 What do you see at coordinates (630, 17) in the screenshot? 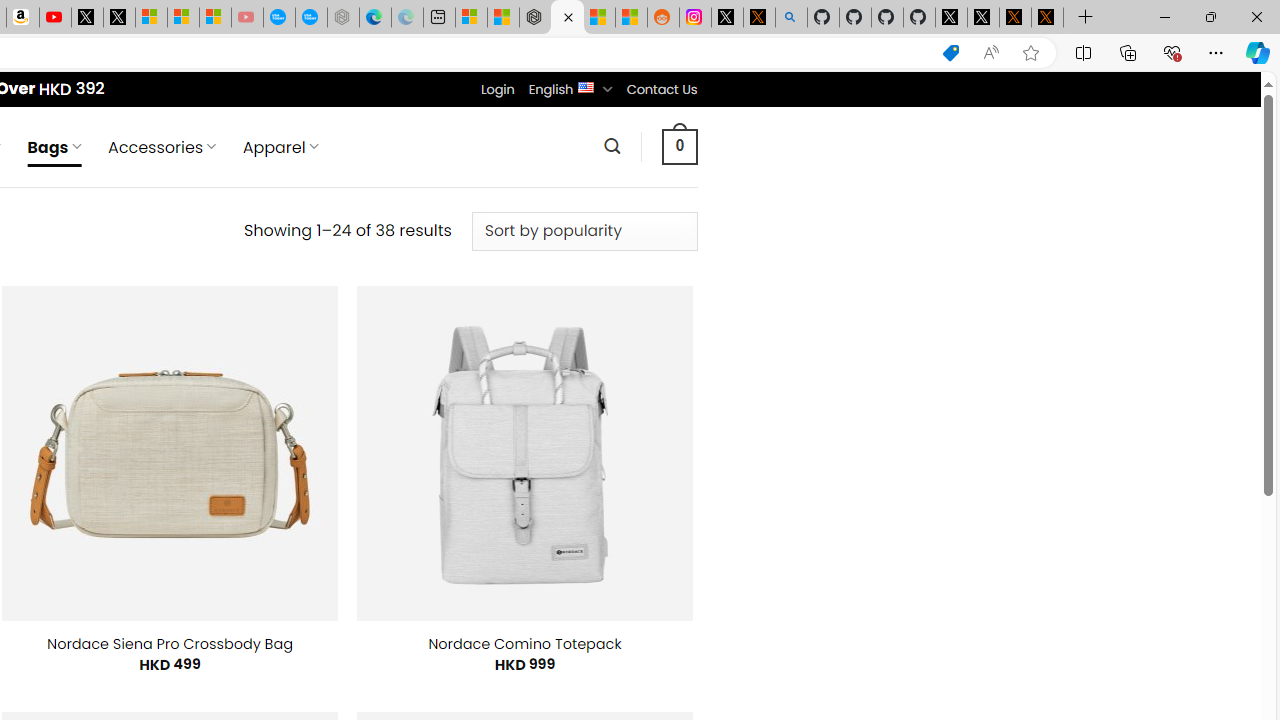
I see `'Shanghai, China Weather trends | Microsoft Weather'` at bounding box center [630, 17].